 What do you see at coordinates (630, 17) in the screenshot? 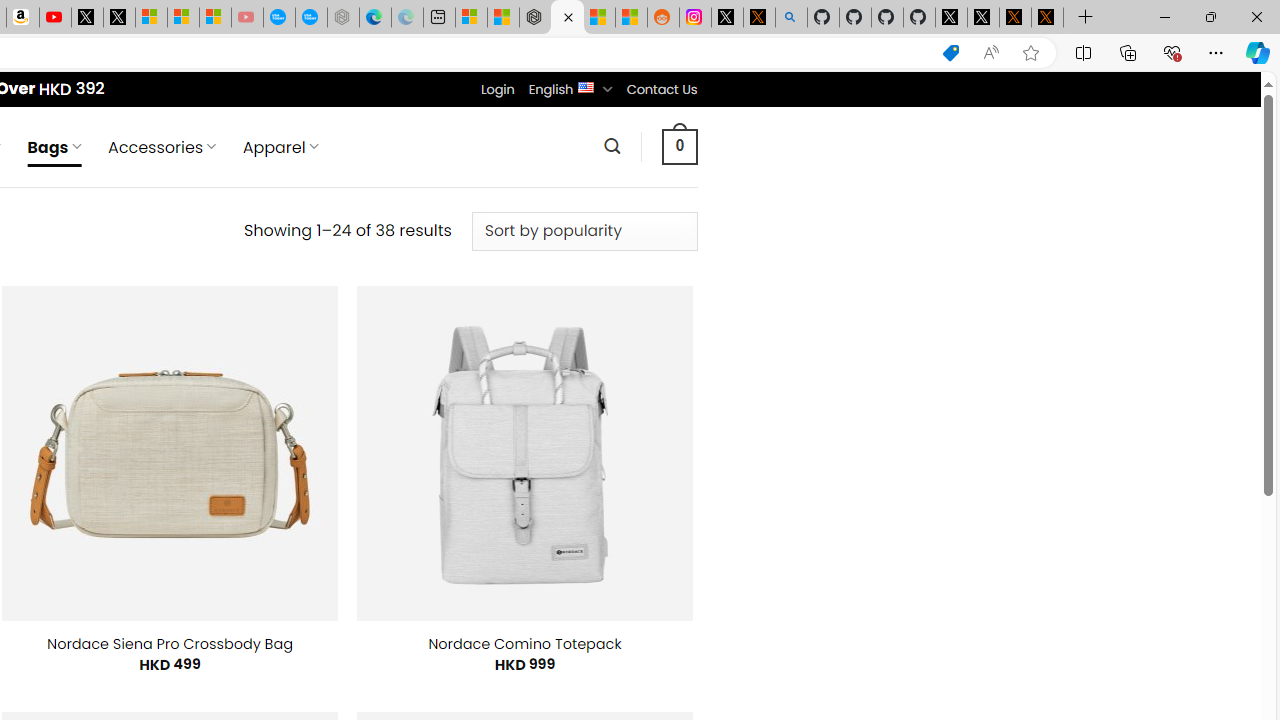
I see `'Shanghai, China Weather trends | Microsoft Weather'` at bounding box center [630, 17].